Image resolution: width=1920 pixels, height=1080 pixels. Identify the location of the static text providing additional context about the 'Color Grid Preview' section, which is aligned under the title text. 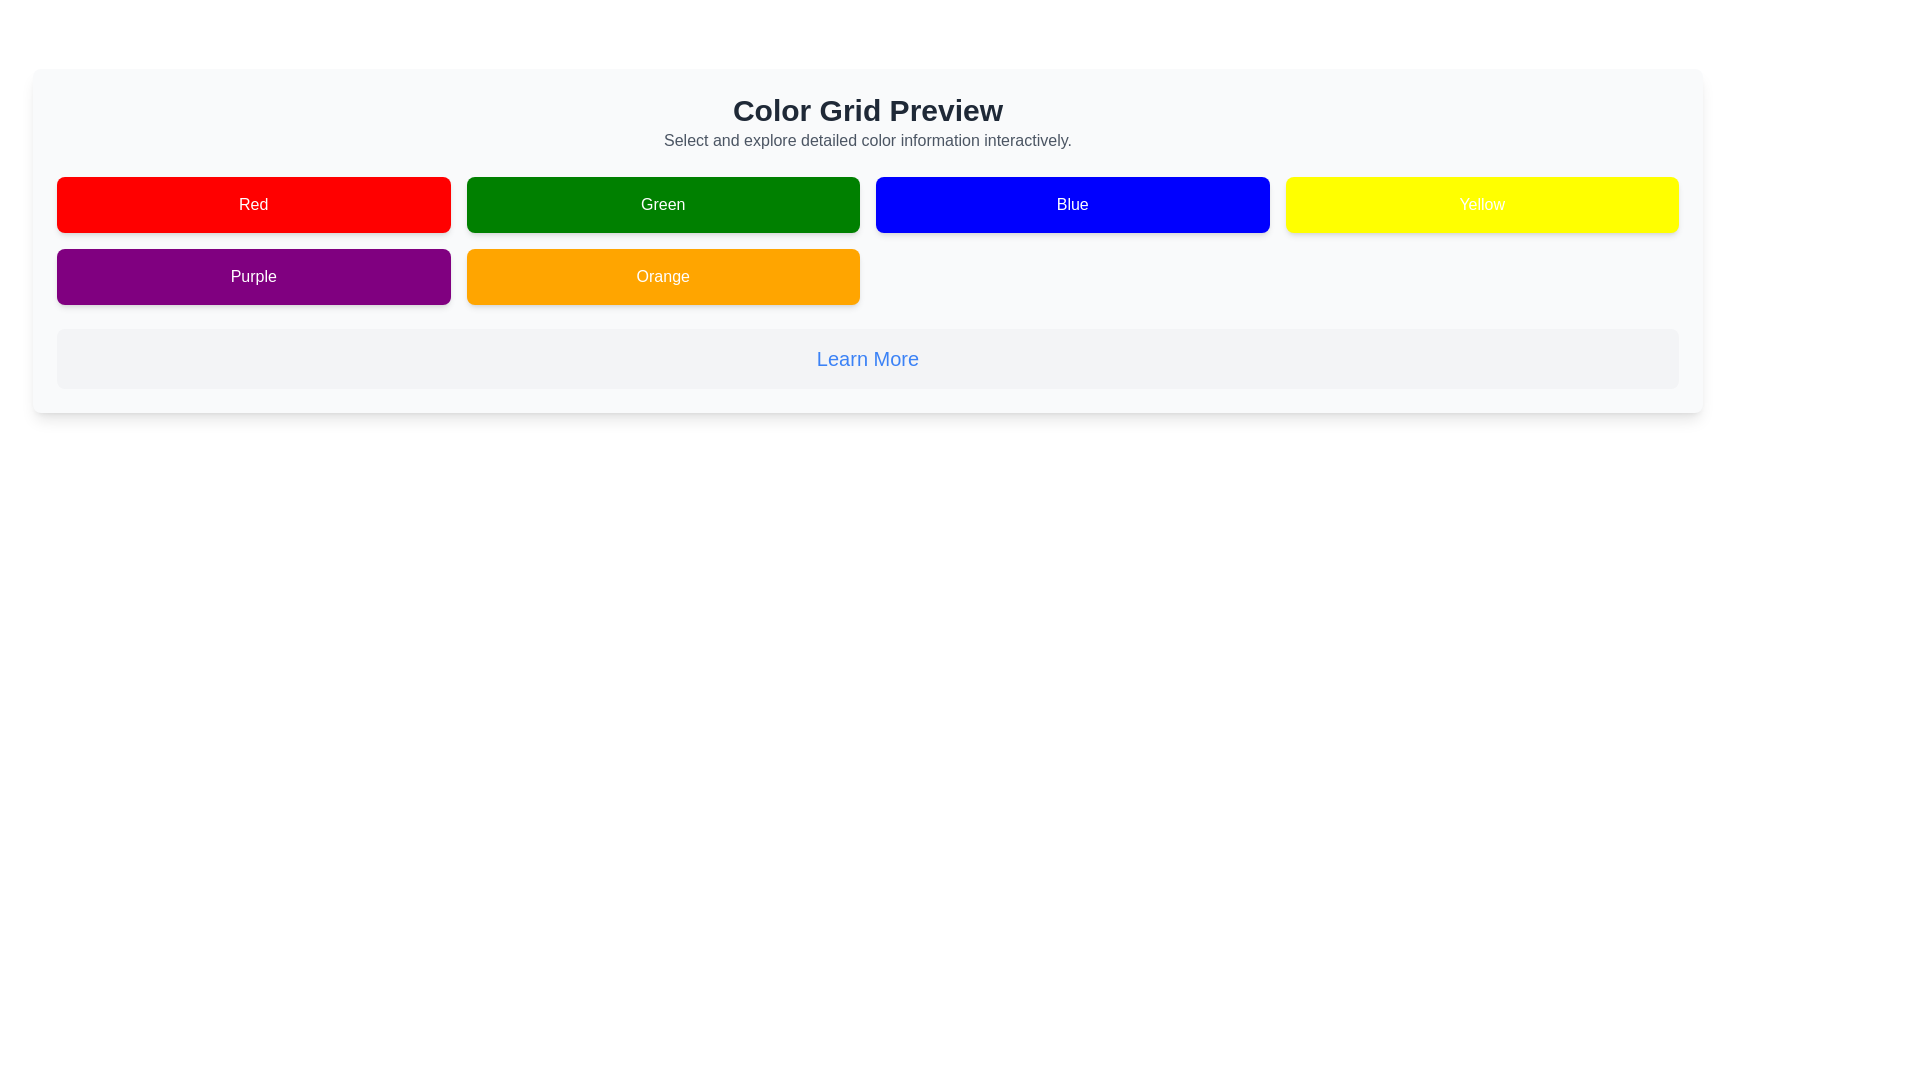
(868, 140).